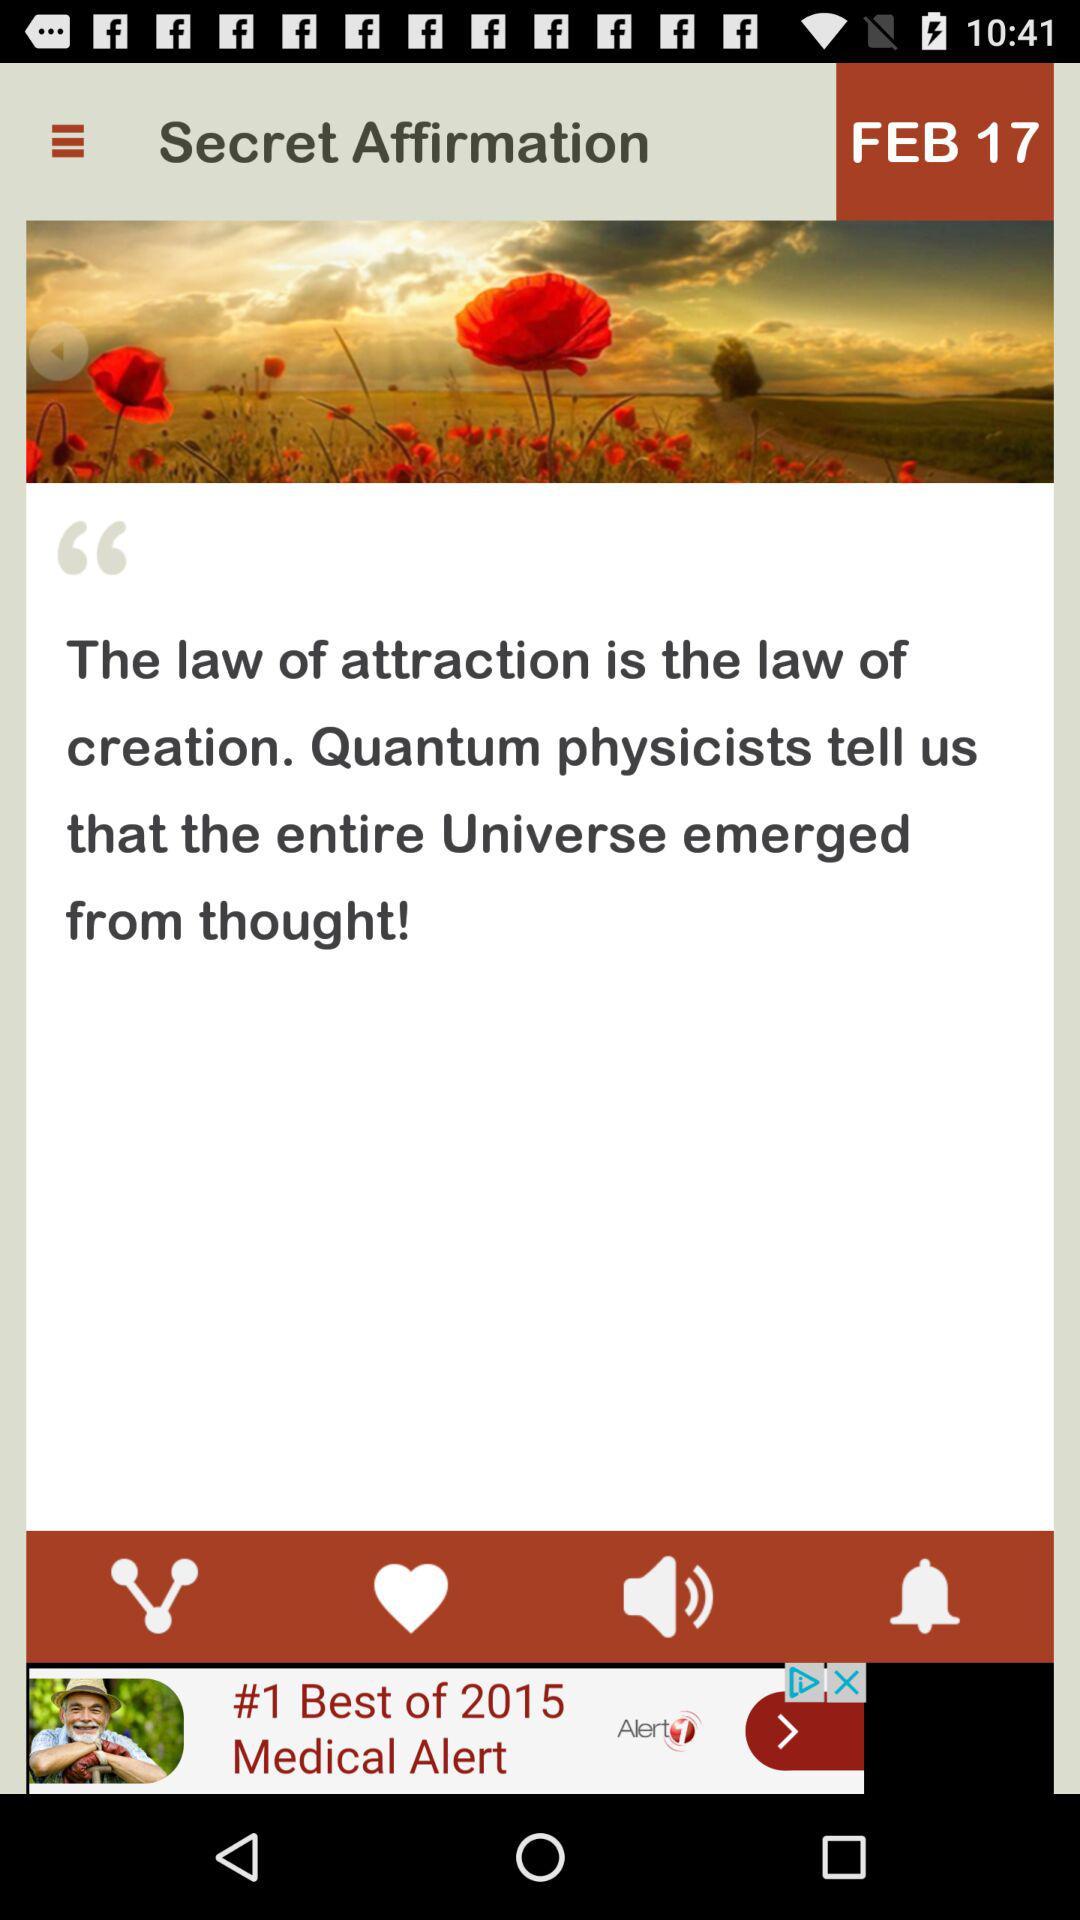 This screenshot has height=1920, width=1080. Describe the element at coordinates (66, 150) in the screenshot. I see `the menu icon` at that location.